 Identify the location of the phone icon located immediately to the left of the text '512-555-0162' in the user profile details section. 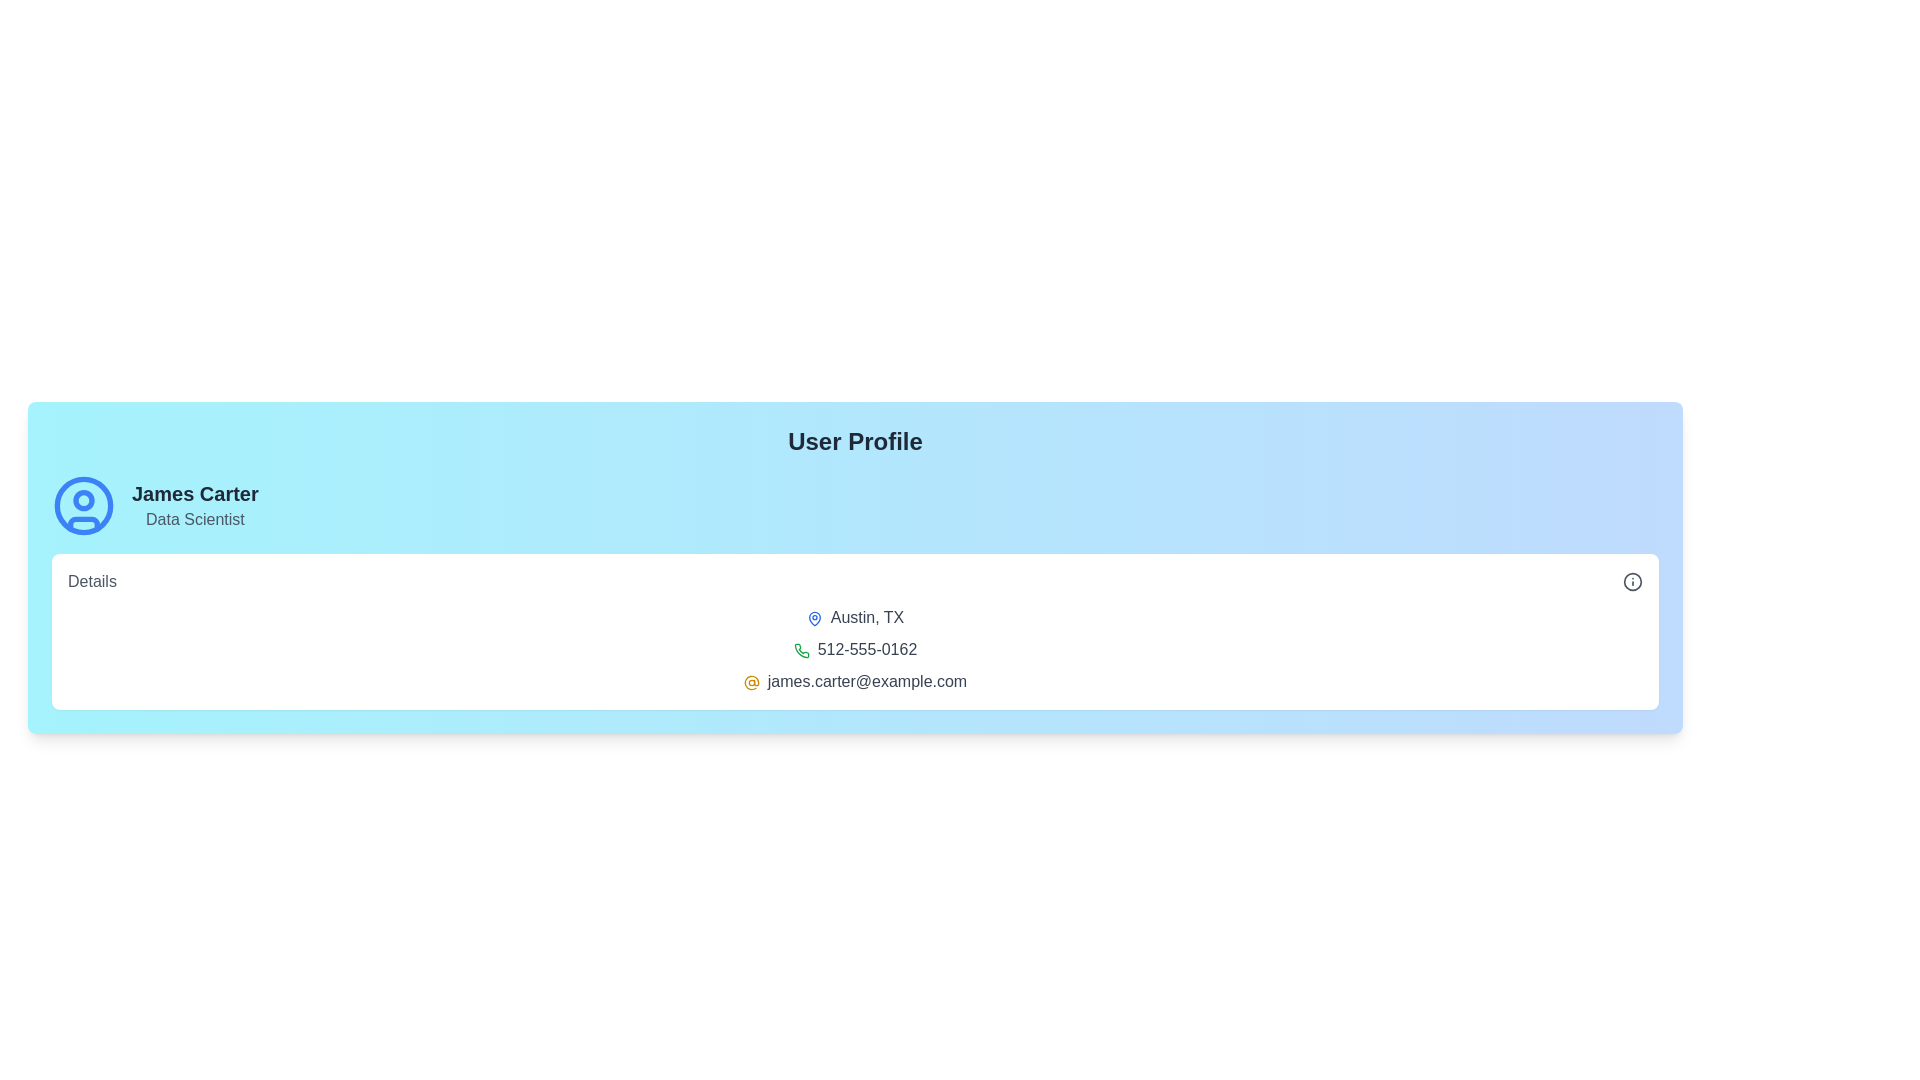
(801, 650).